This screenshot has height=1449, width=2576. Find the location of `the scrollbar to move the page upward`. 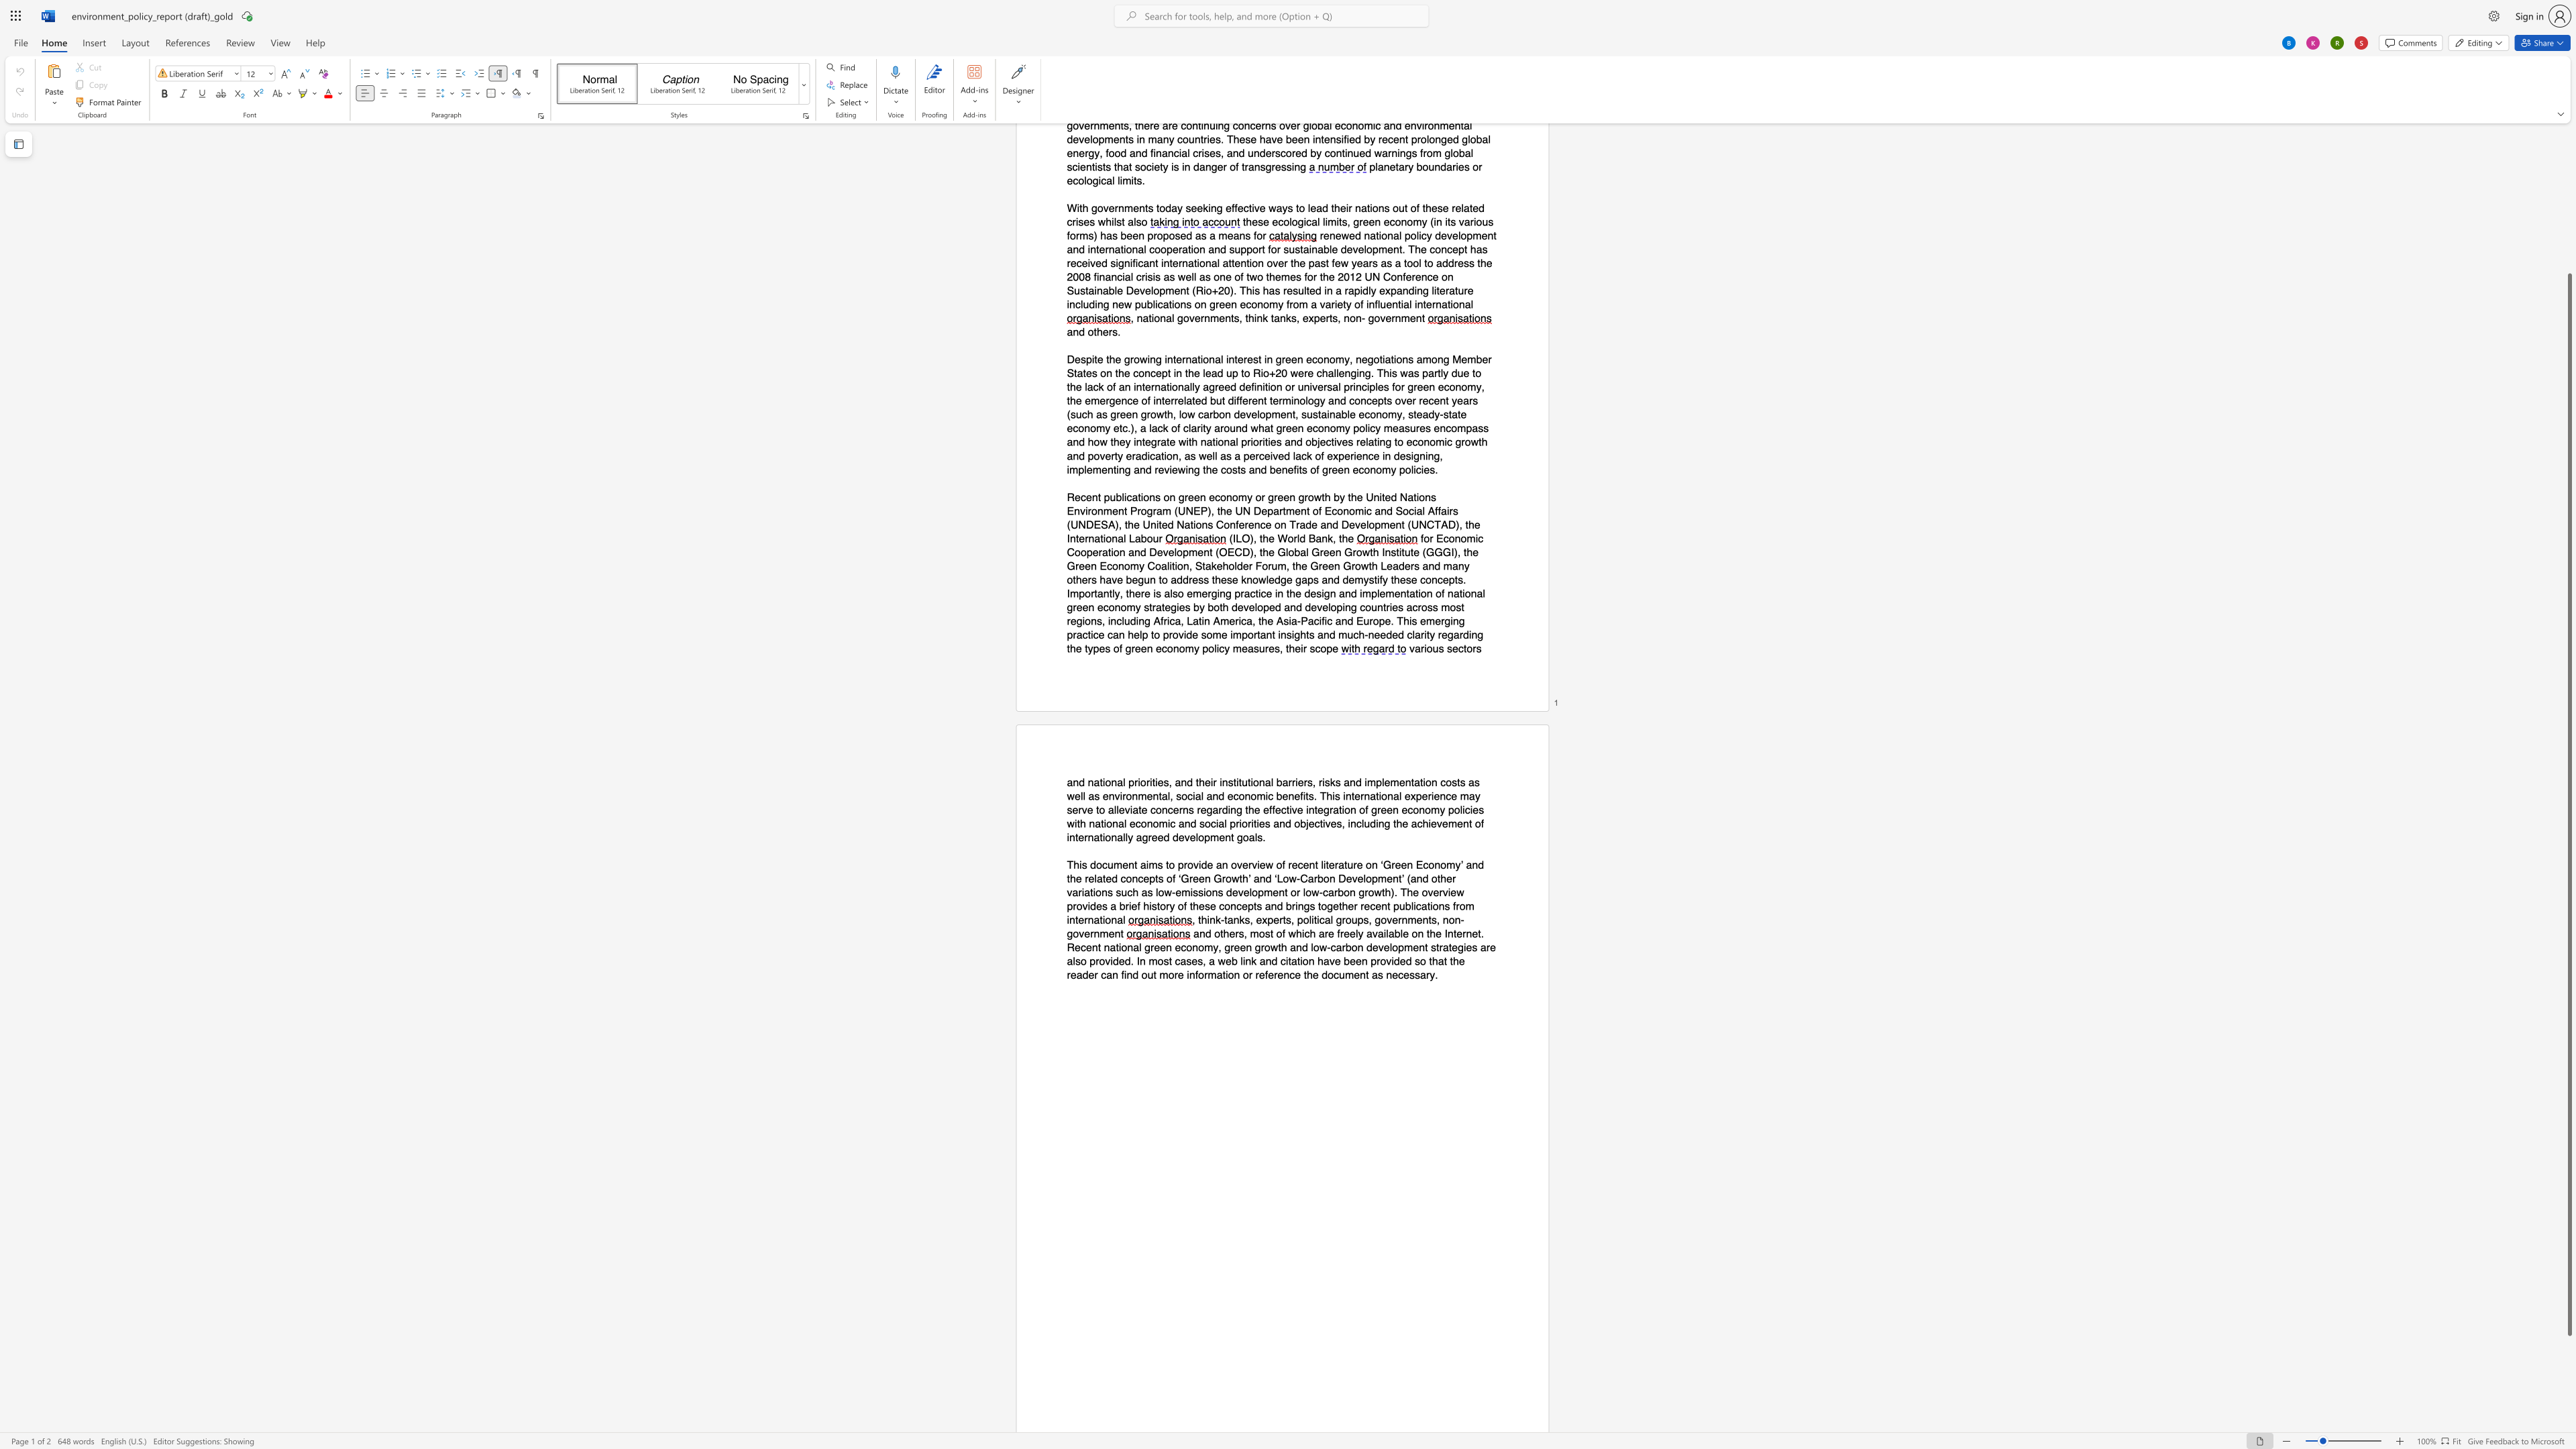

the scrollbar to move the page upward is located at coordinates (2568, 233).